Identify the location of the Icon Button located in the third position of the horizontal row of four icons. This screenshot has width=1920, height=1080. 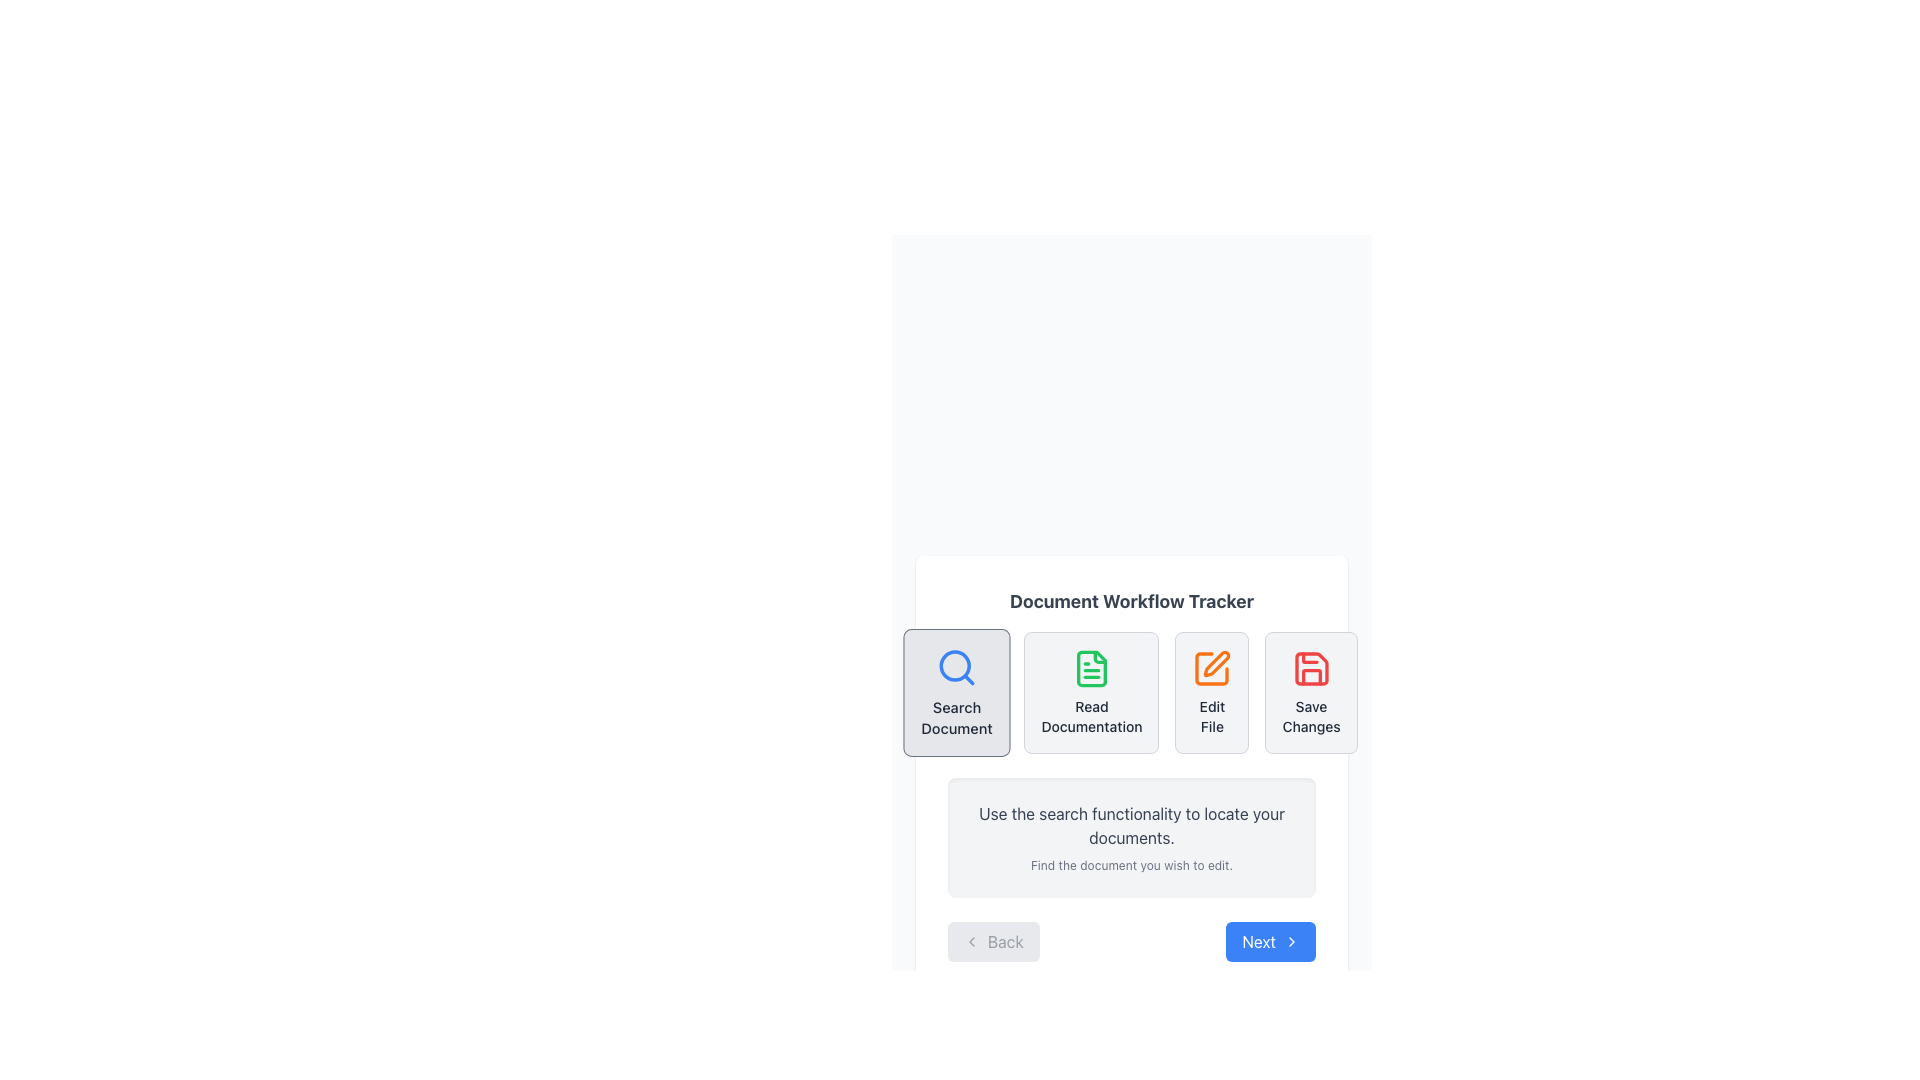
(1211, 668).